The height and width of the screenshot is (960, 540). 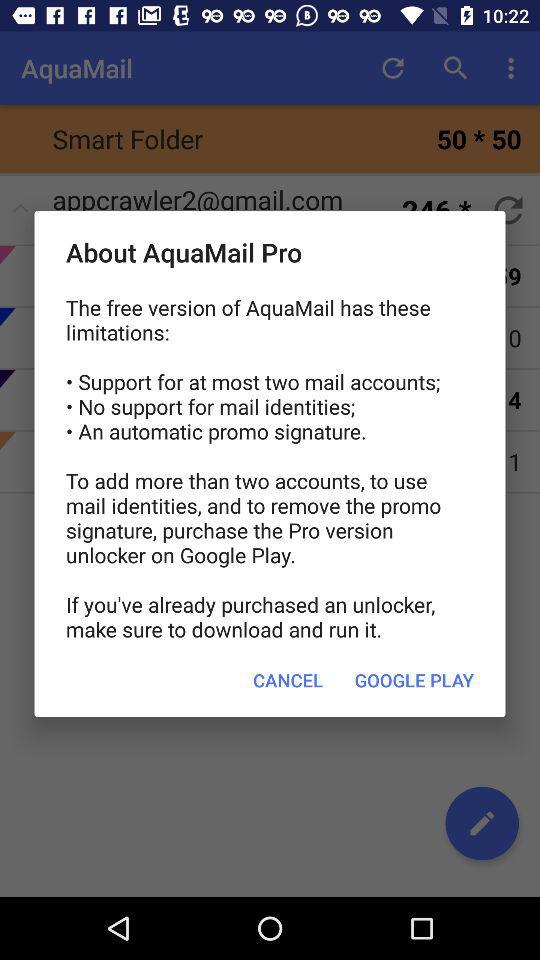 I want to click on the cancel, so click(x=287, y=680).